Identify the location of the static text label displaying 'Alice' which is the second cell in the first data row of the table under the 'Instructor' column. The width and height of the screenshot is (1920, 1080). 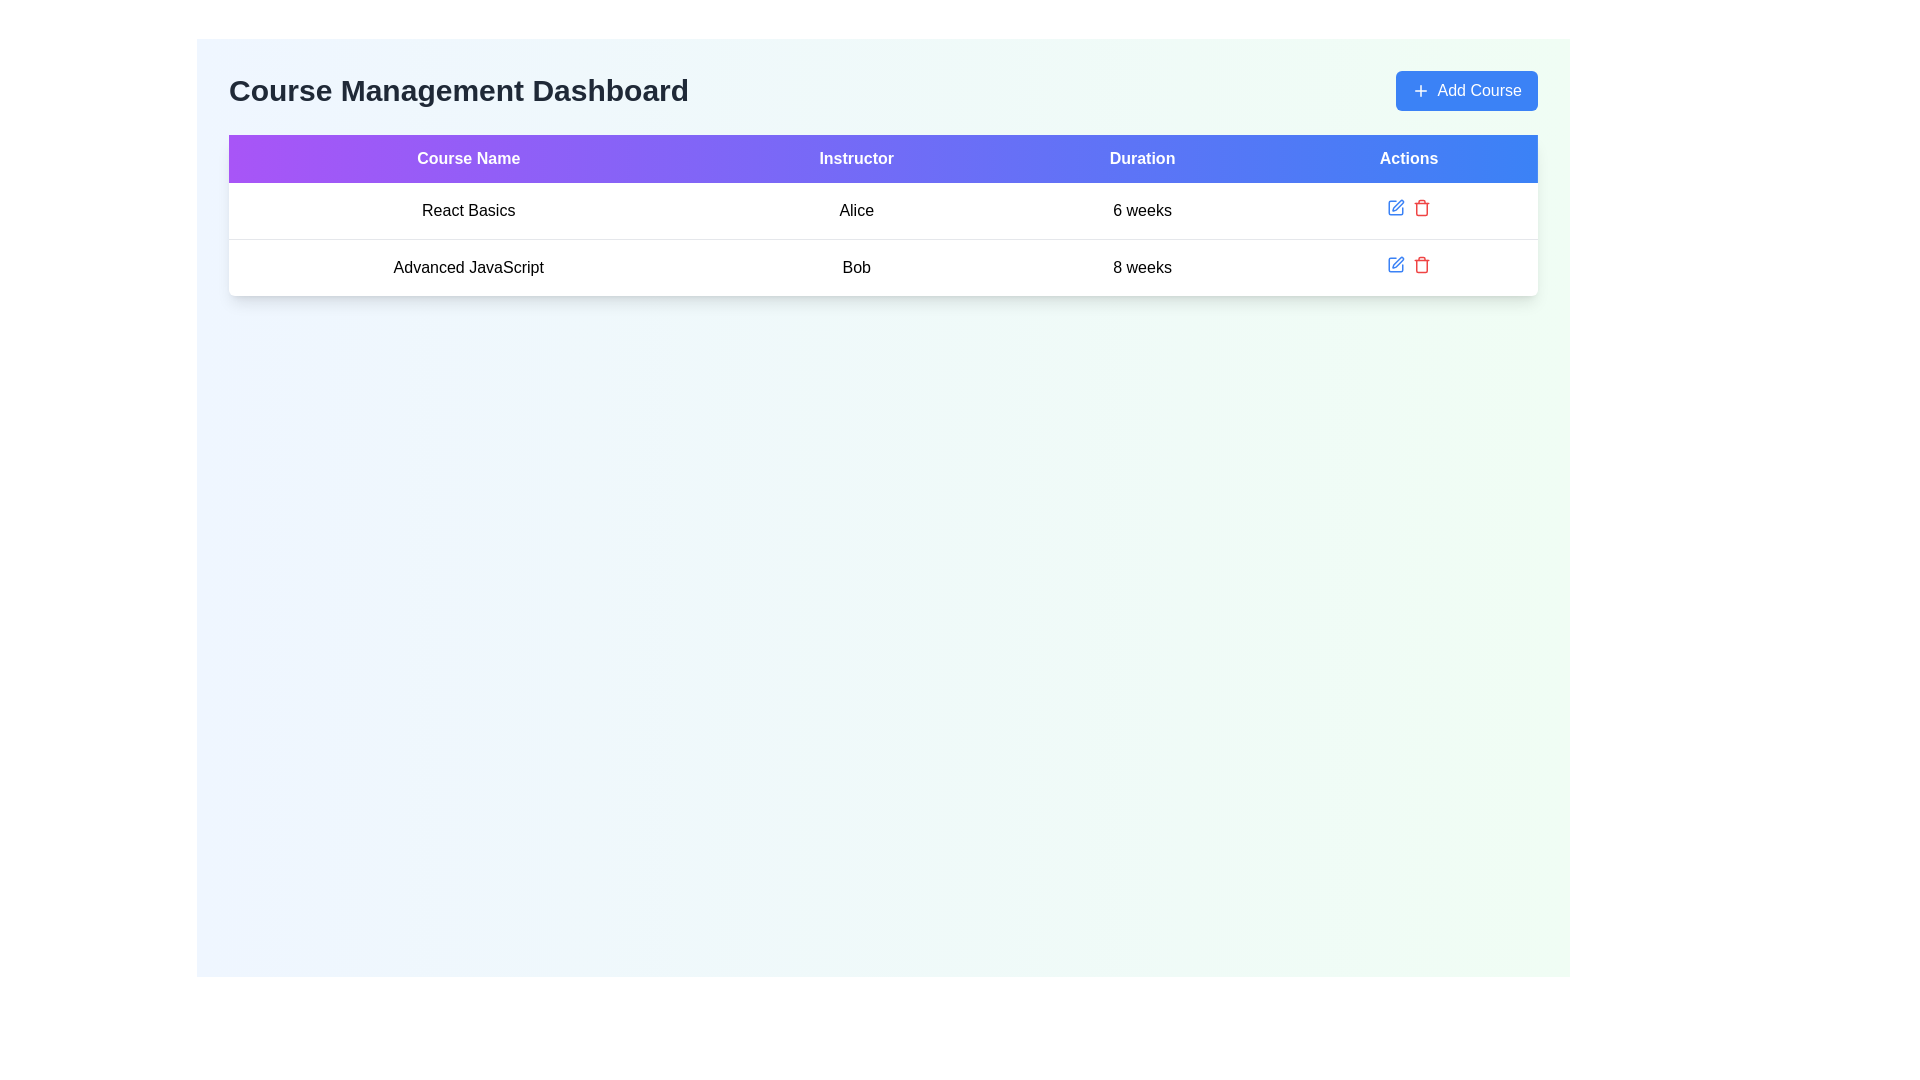
(856, 211).